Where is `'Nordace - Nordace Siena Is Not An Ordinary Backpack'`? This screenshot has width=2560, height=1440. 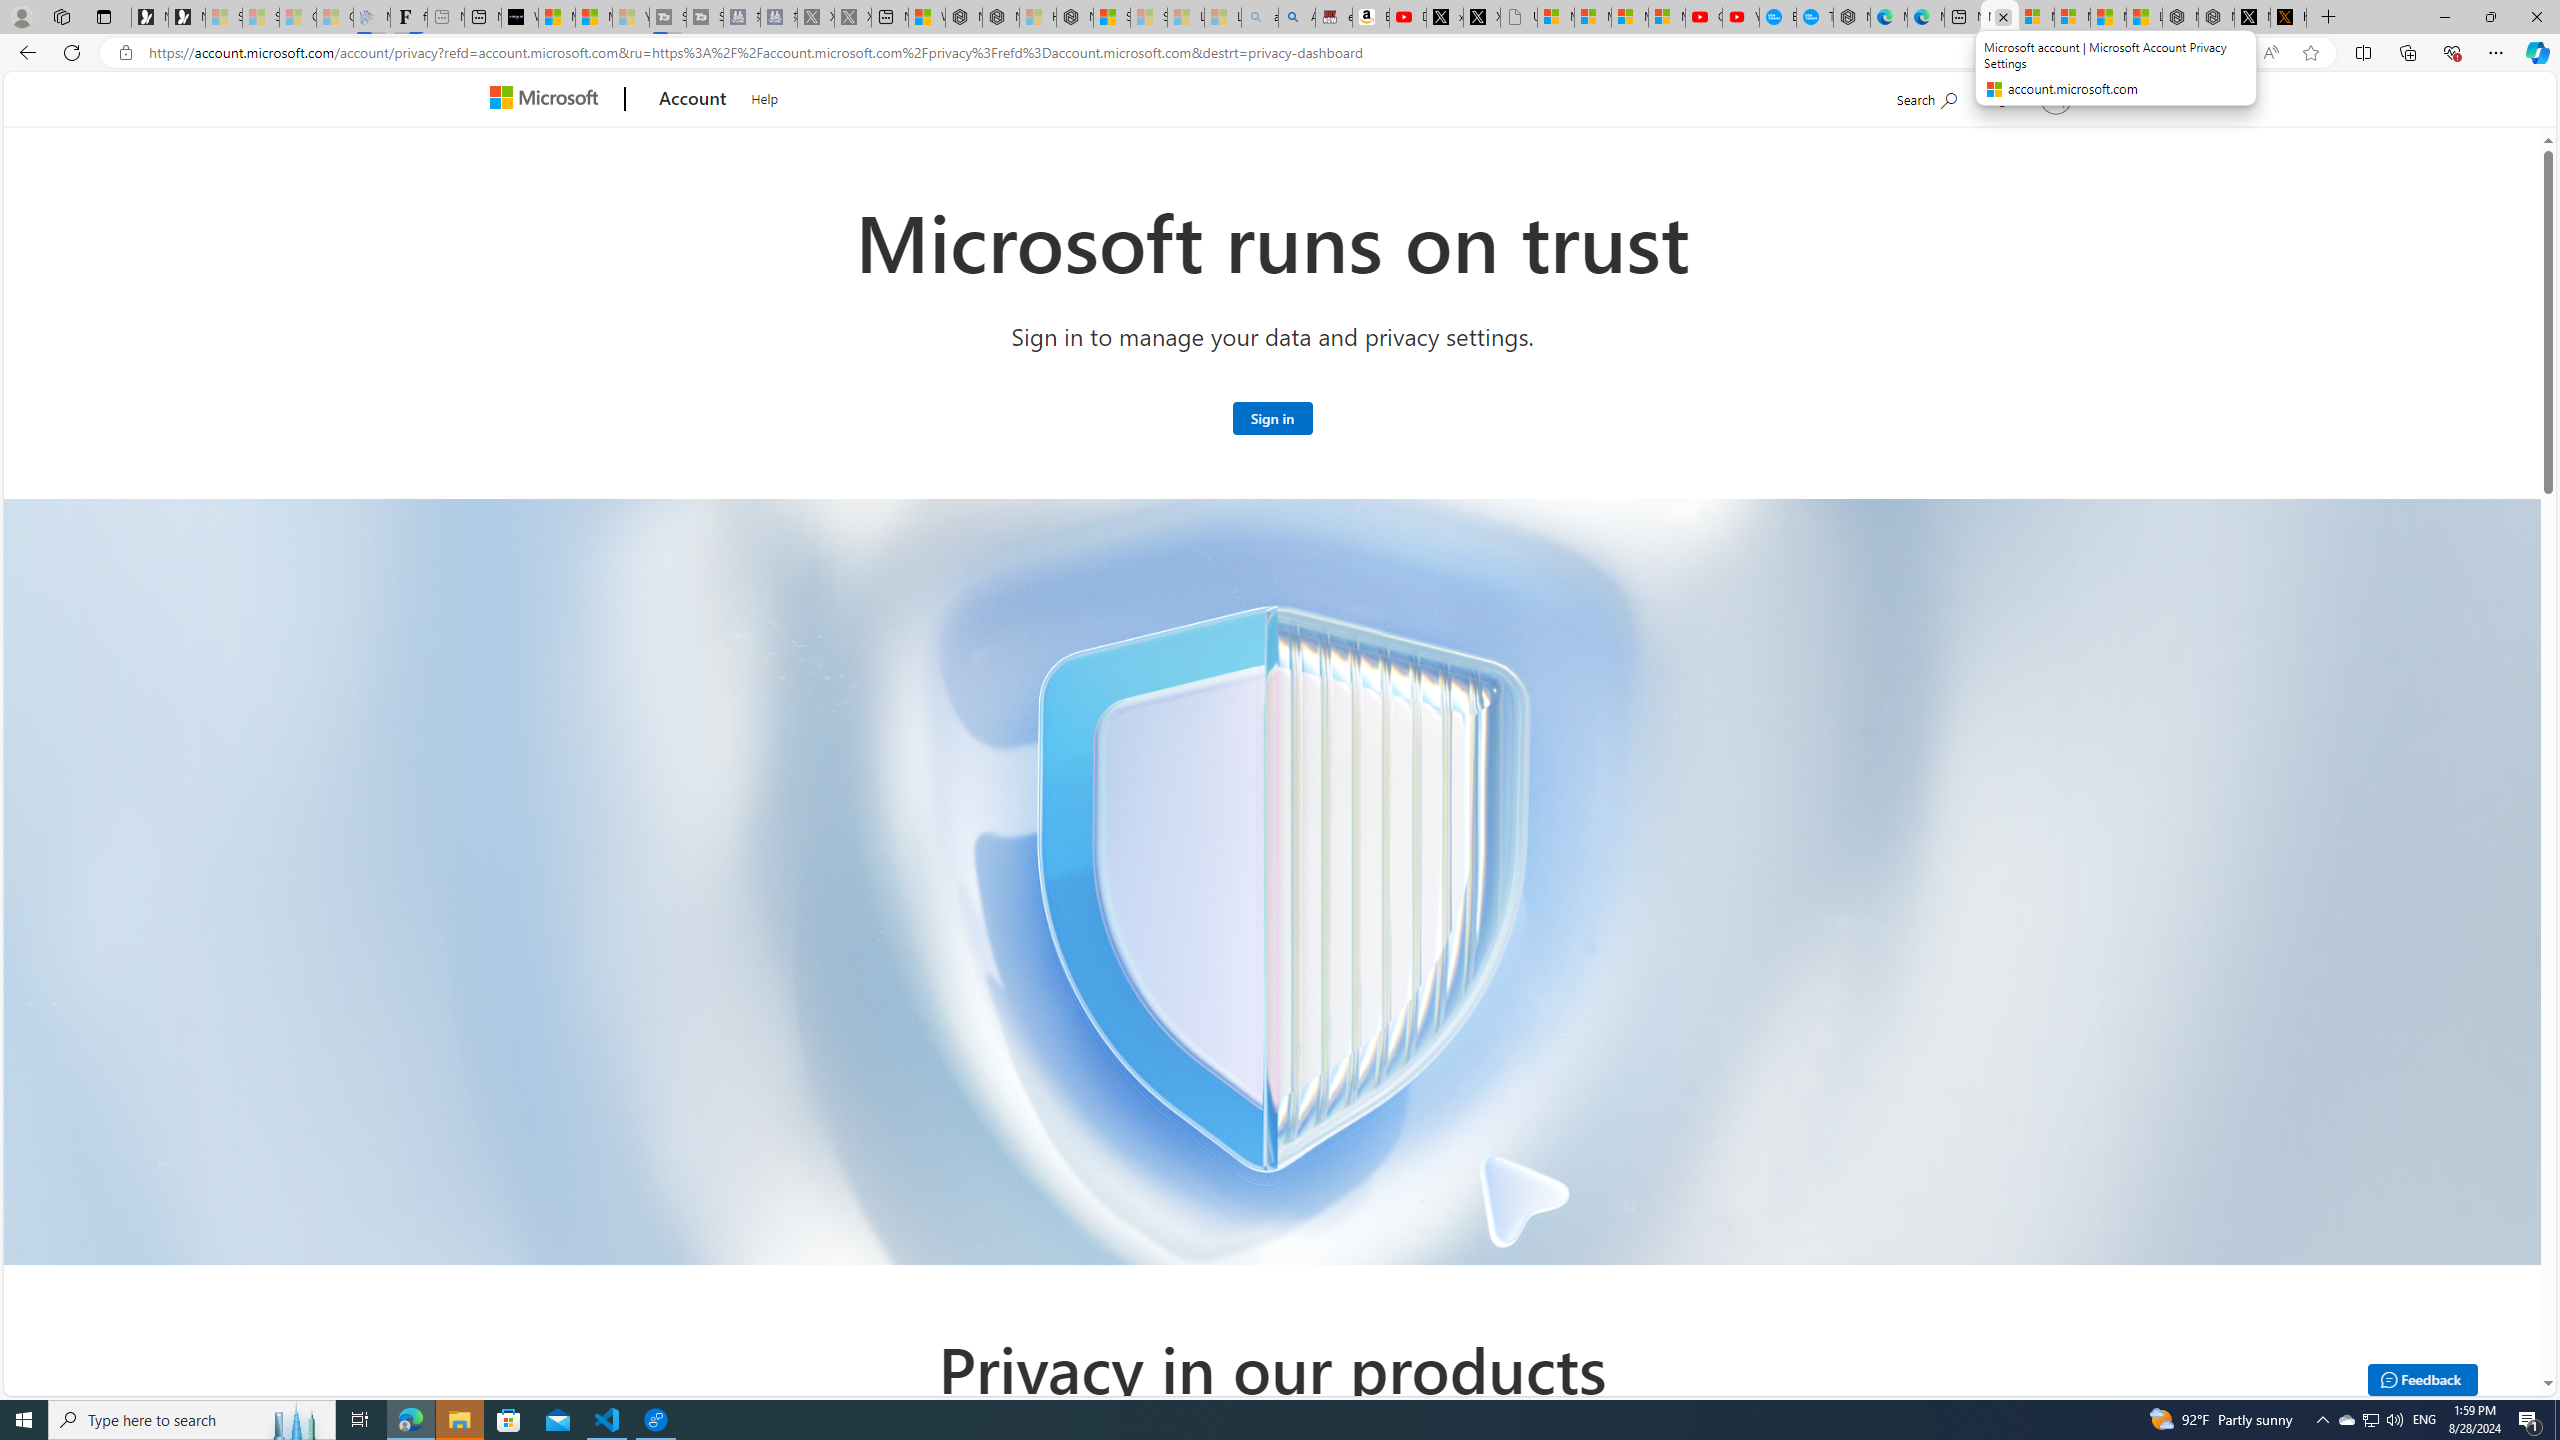
'Nordace - Nordace Siena Is Not An Ordinary Backpack' is located at coordinates (1072, 16).